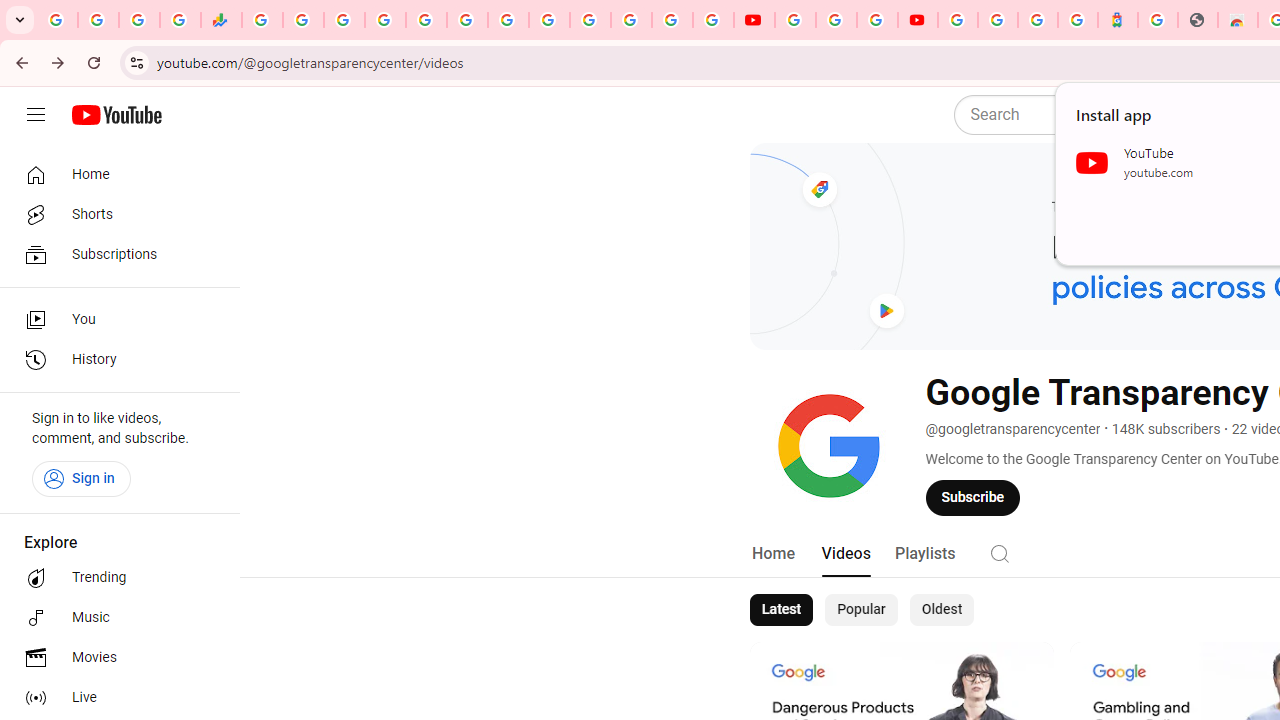 The height and width of the screenshot is (720, 1280). Describe the element at coordinates (772, 553) in the screenshot. I see `'Home'` at that location.